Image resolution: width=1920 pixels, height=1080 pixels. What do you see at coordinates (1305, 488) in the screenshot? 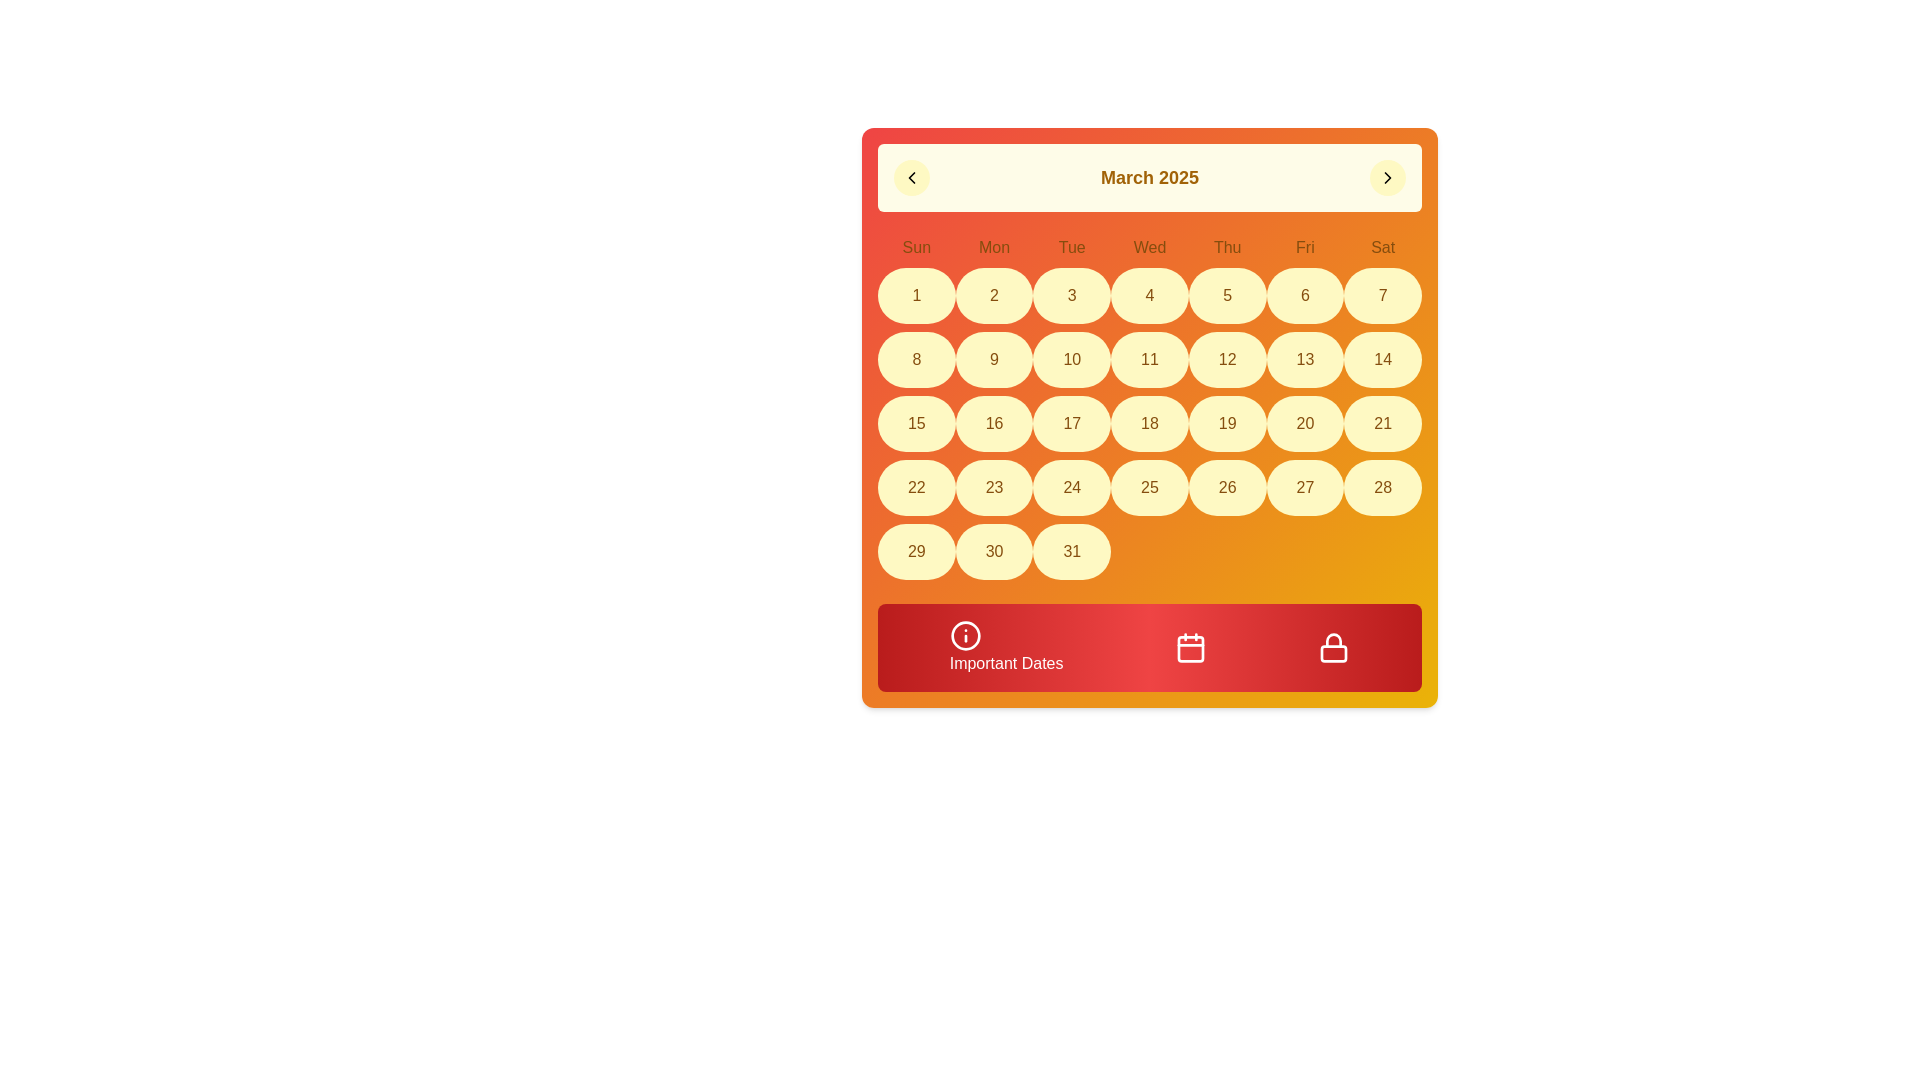
I see `the circular button with a yellow background labeled '27'` at bounding box center [1305, 488].